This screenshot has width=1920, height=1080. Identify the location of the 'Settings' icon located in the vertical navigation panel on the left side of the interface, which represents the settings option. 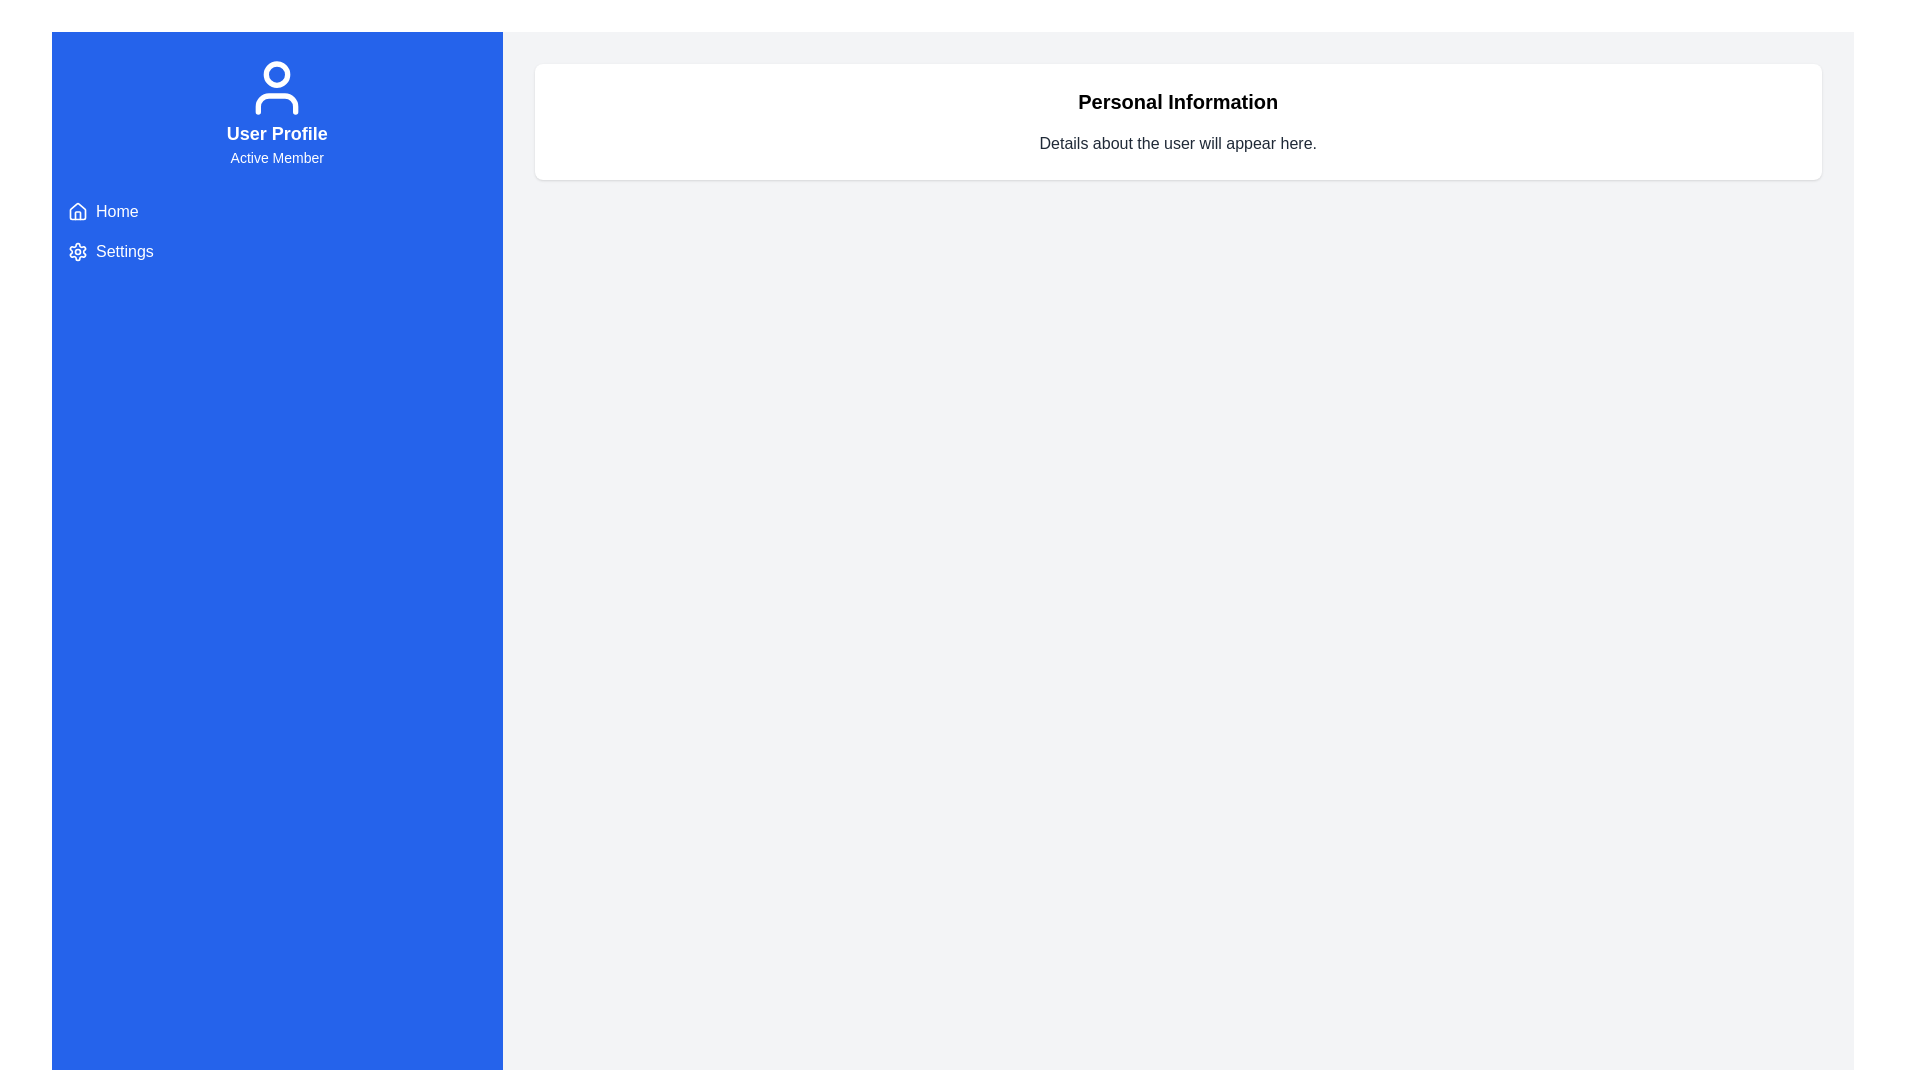
(77, 250).